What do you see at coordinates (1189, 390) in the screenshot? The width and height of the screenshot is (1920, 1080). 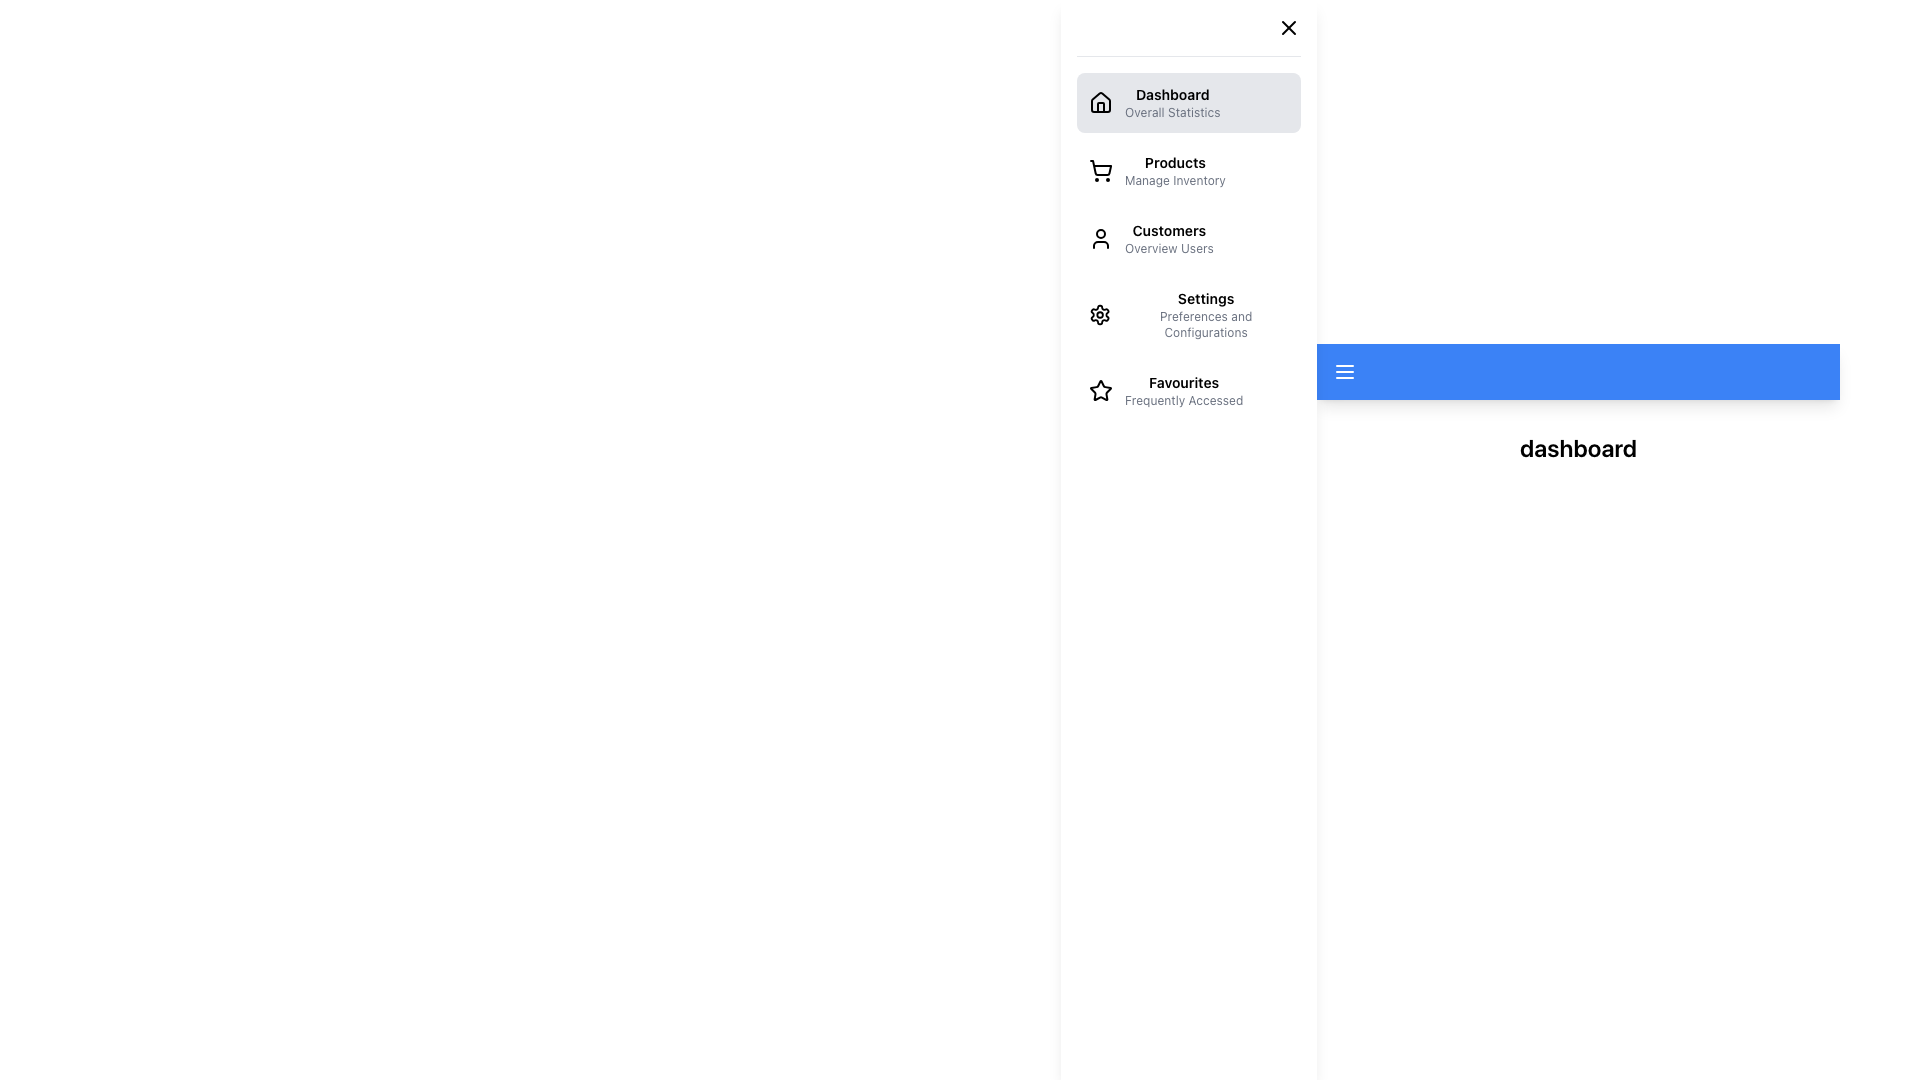 I see `the 'Favourites' navigation link located in the left-side navigation panel, positioned as the fifth item from the top` at bounding box center [1189, 390].